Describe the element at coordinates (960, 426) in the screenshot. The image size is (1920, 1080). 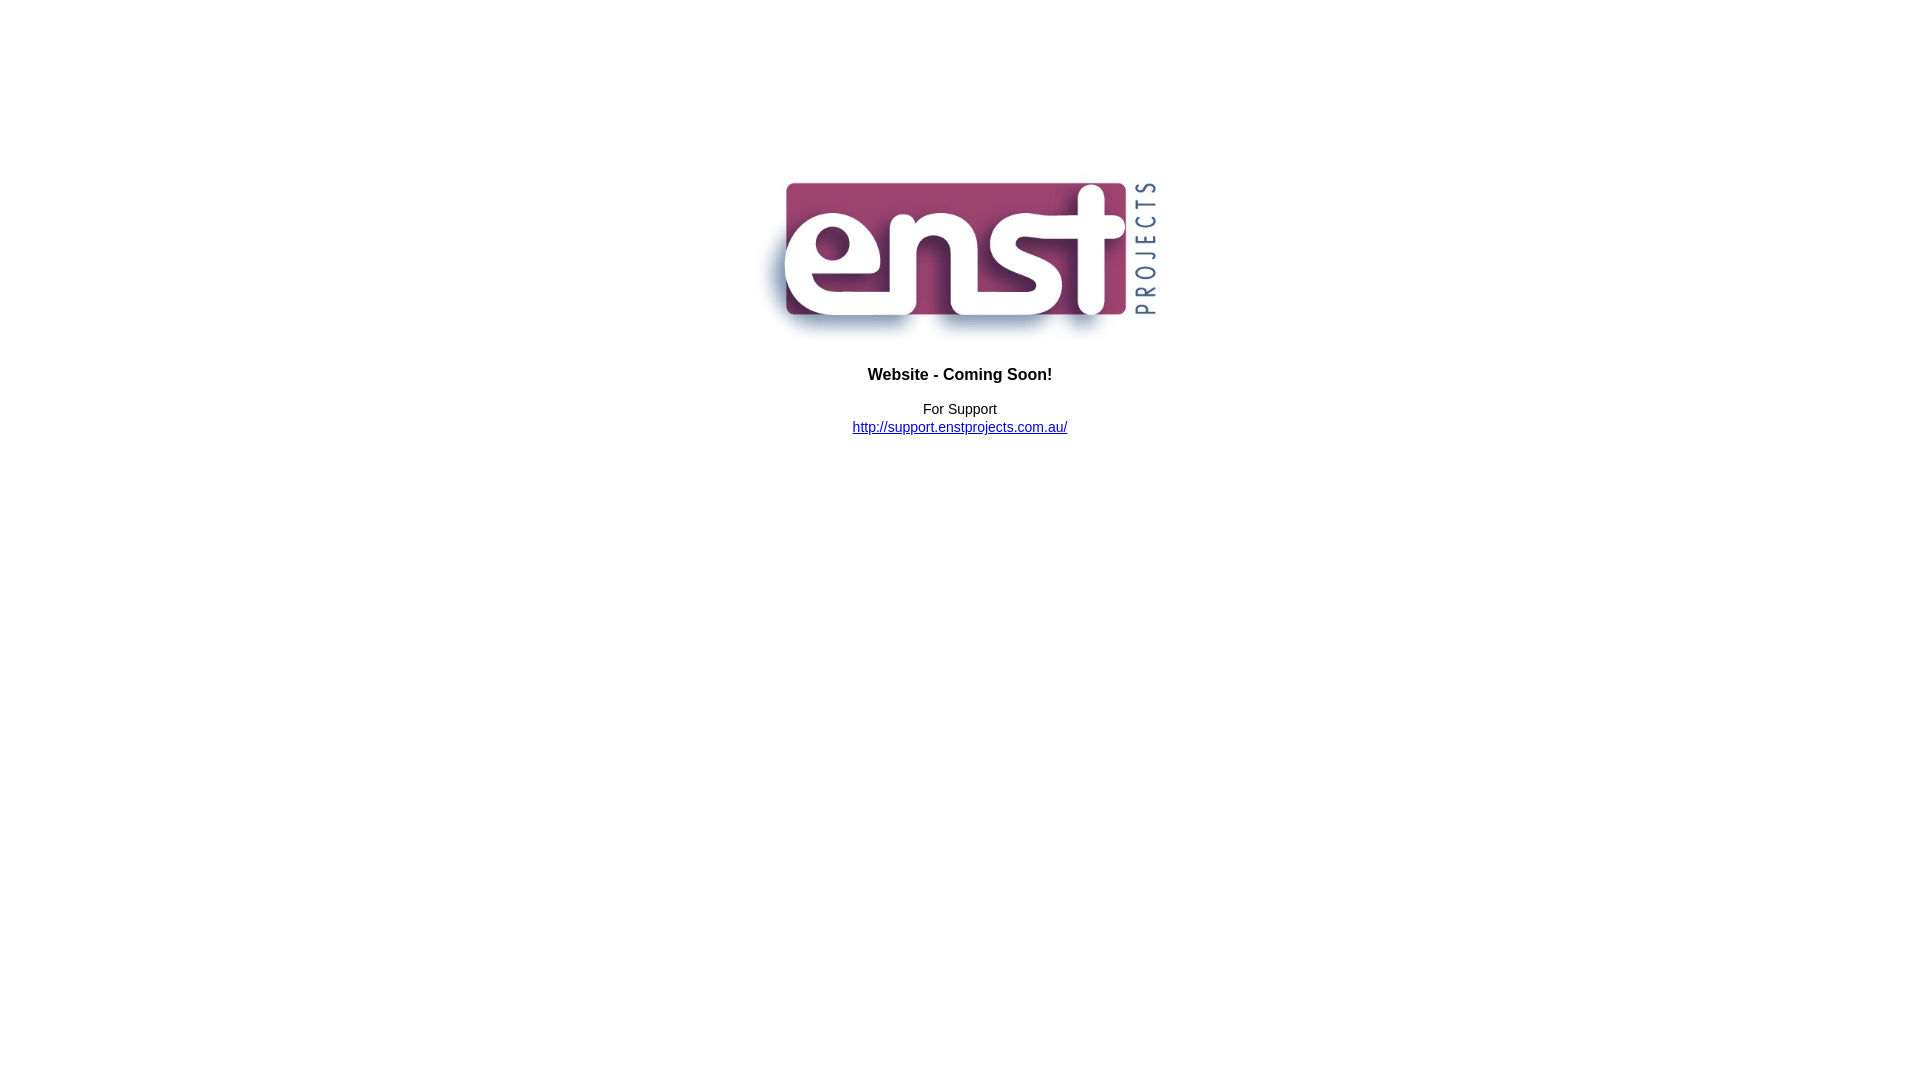
I see `'http://support.enstprojects.com.au/'` at that location.